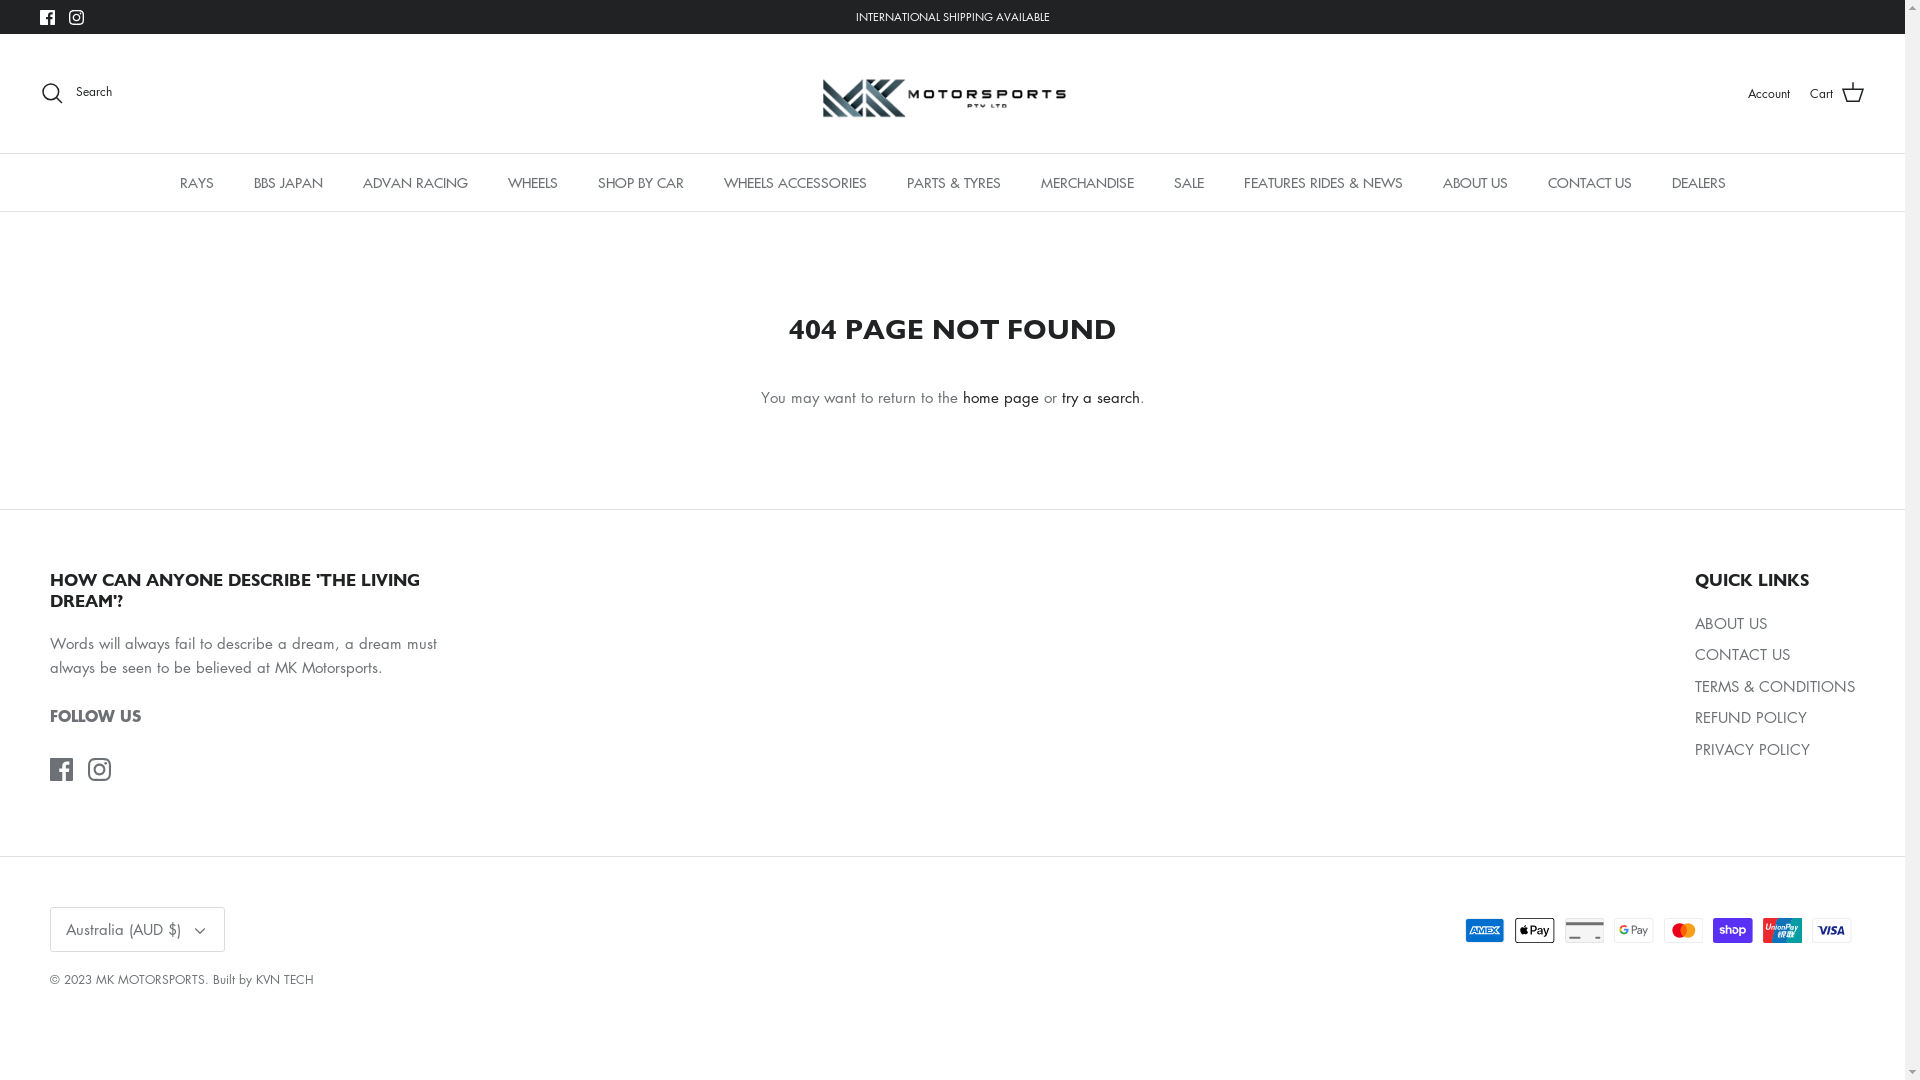 This screenshot has width=1920, height=1080. Describe the element at coordinates (1769, 93) in the screenshot. I see `'Account'` at that location.